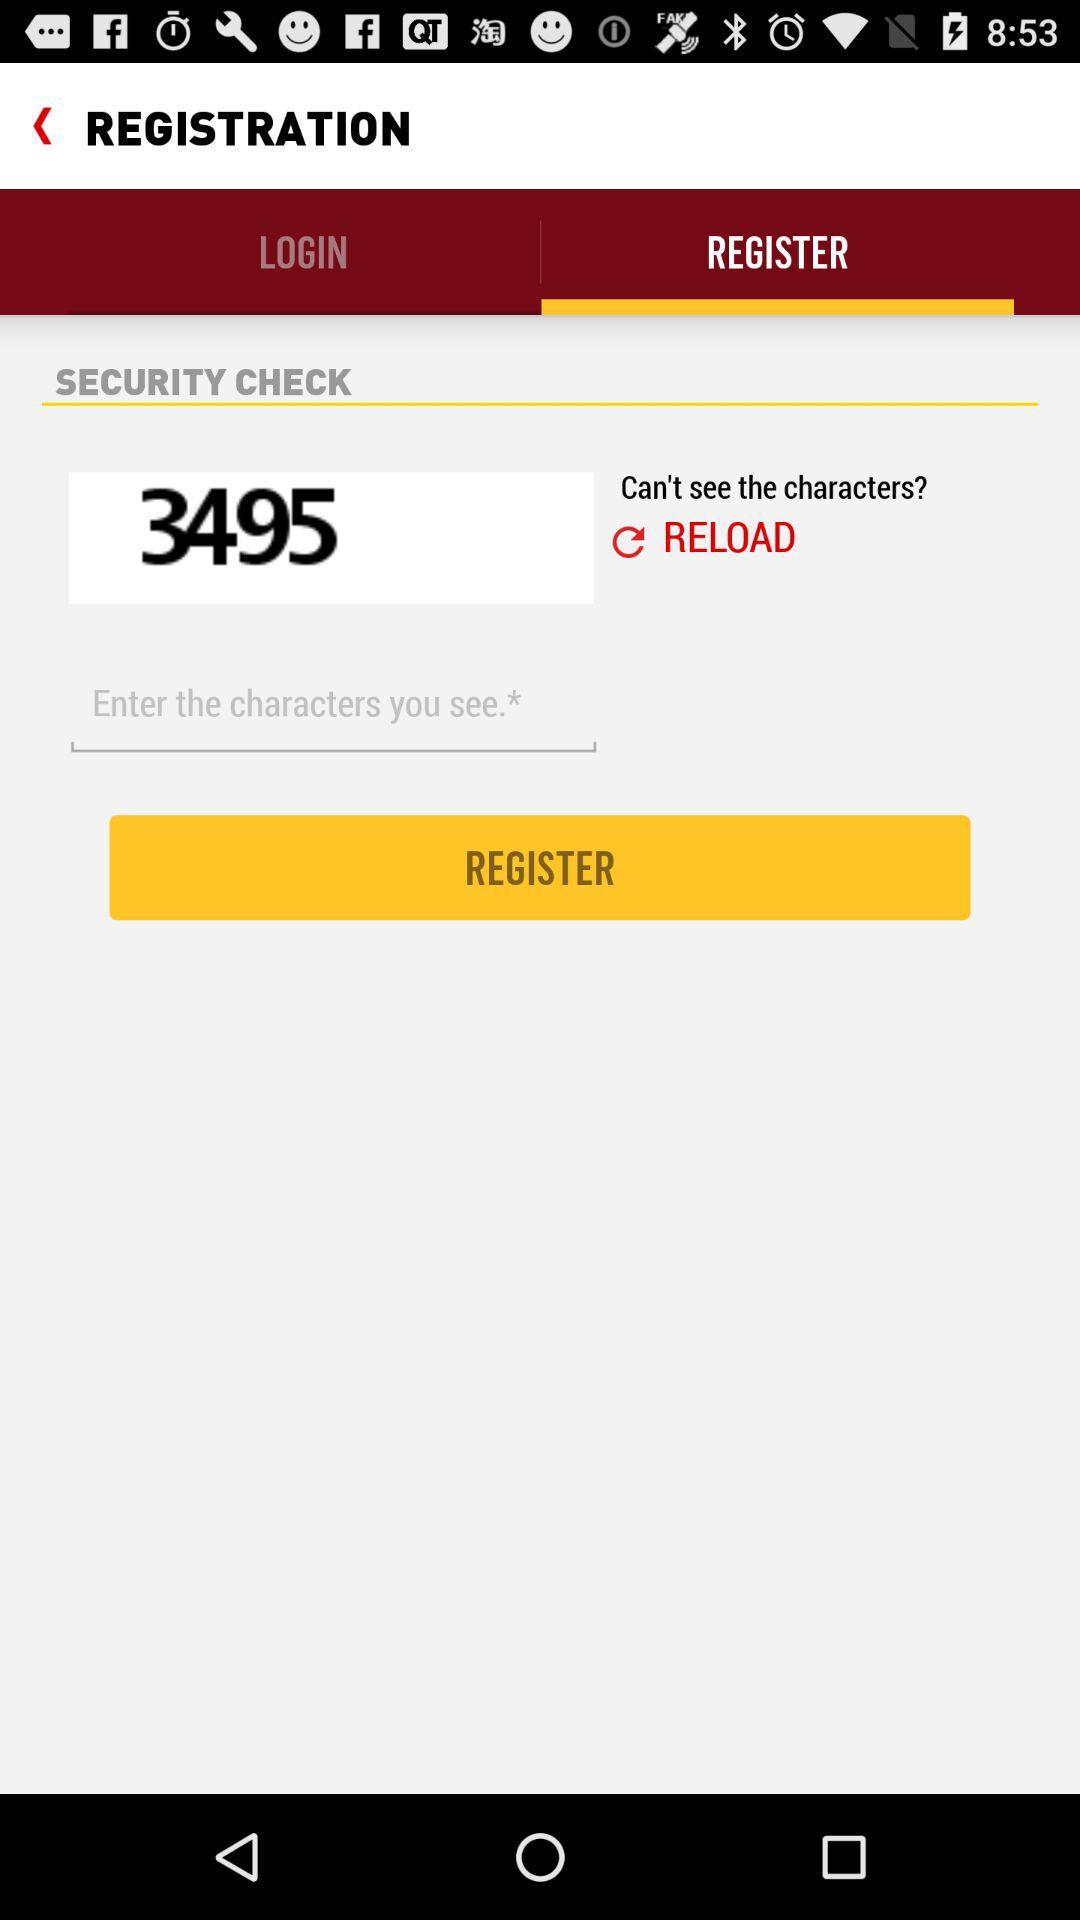 Image resolution: width=1080 pixels, height=1920 pixels. I want to click on the icon below can t see, so click(627, 542).